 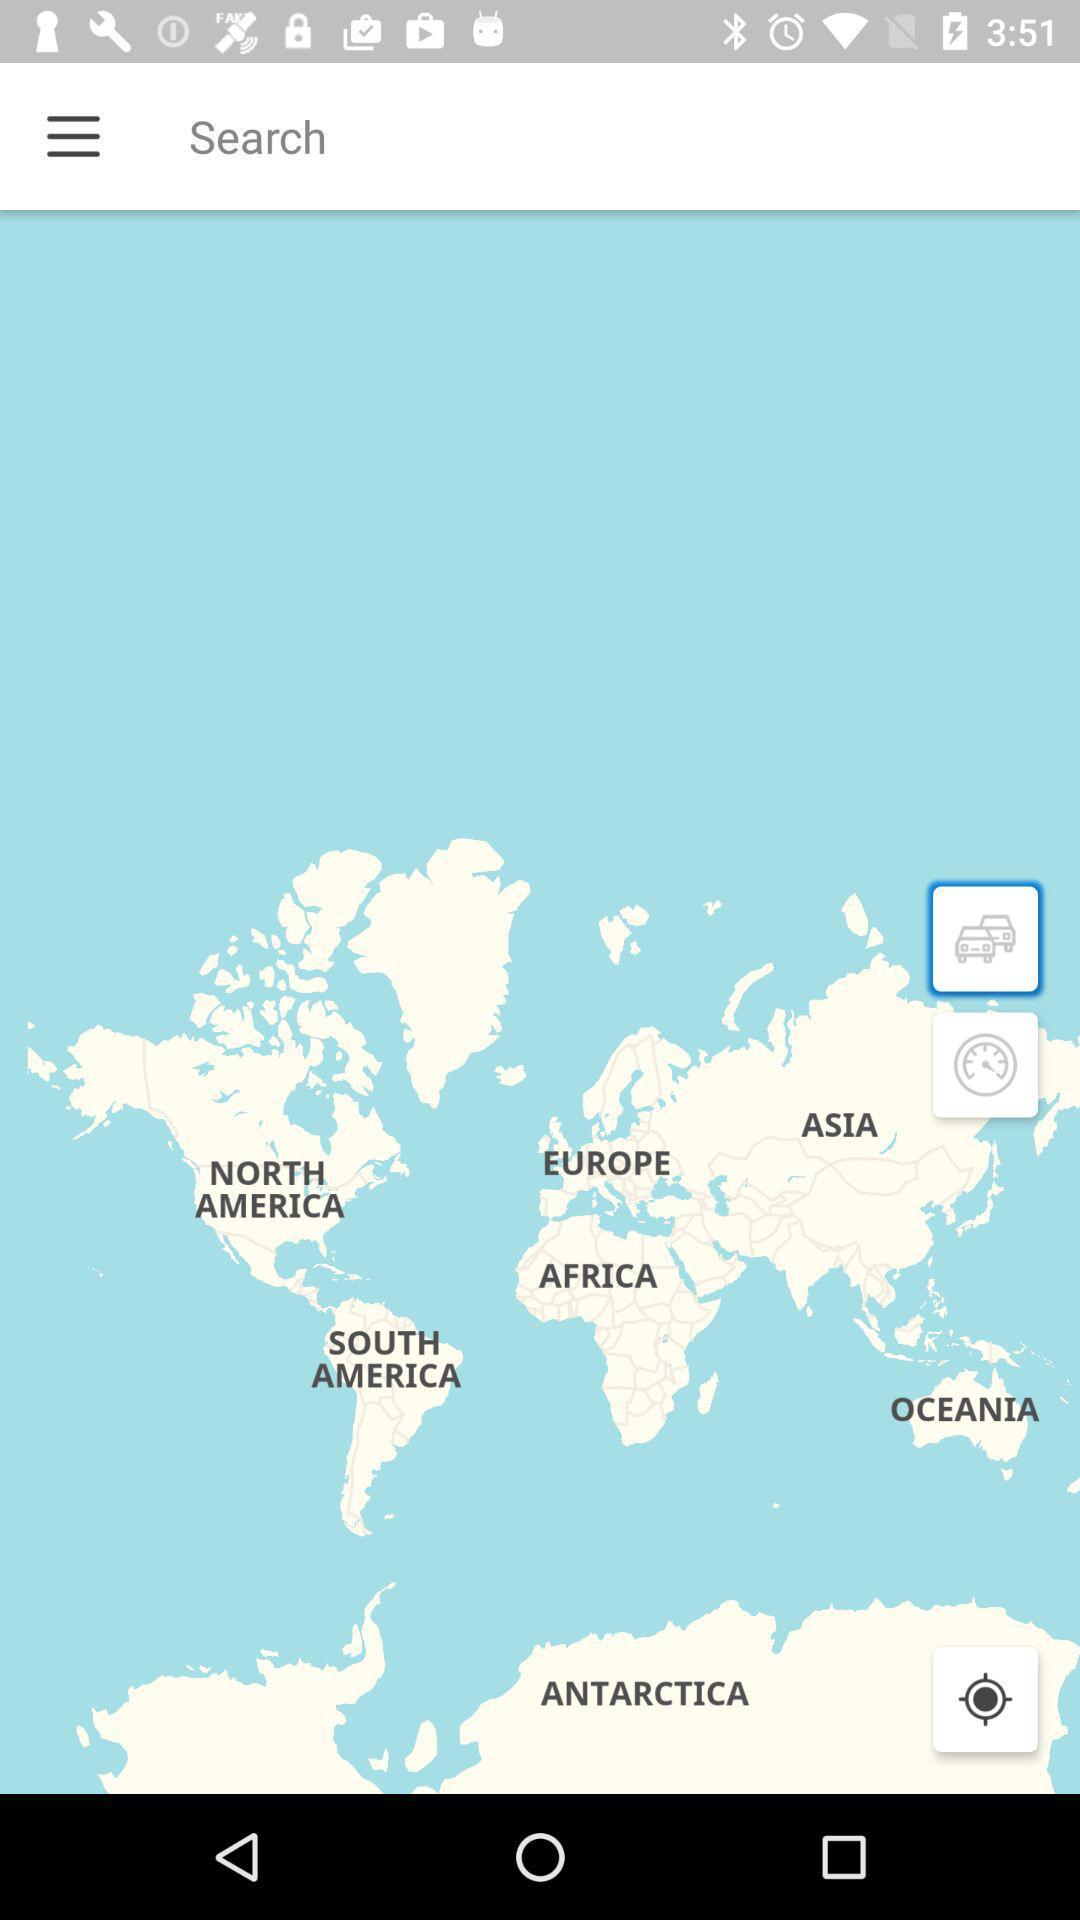 I want to click on show more menu options, so click(x=72, y=135).